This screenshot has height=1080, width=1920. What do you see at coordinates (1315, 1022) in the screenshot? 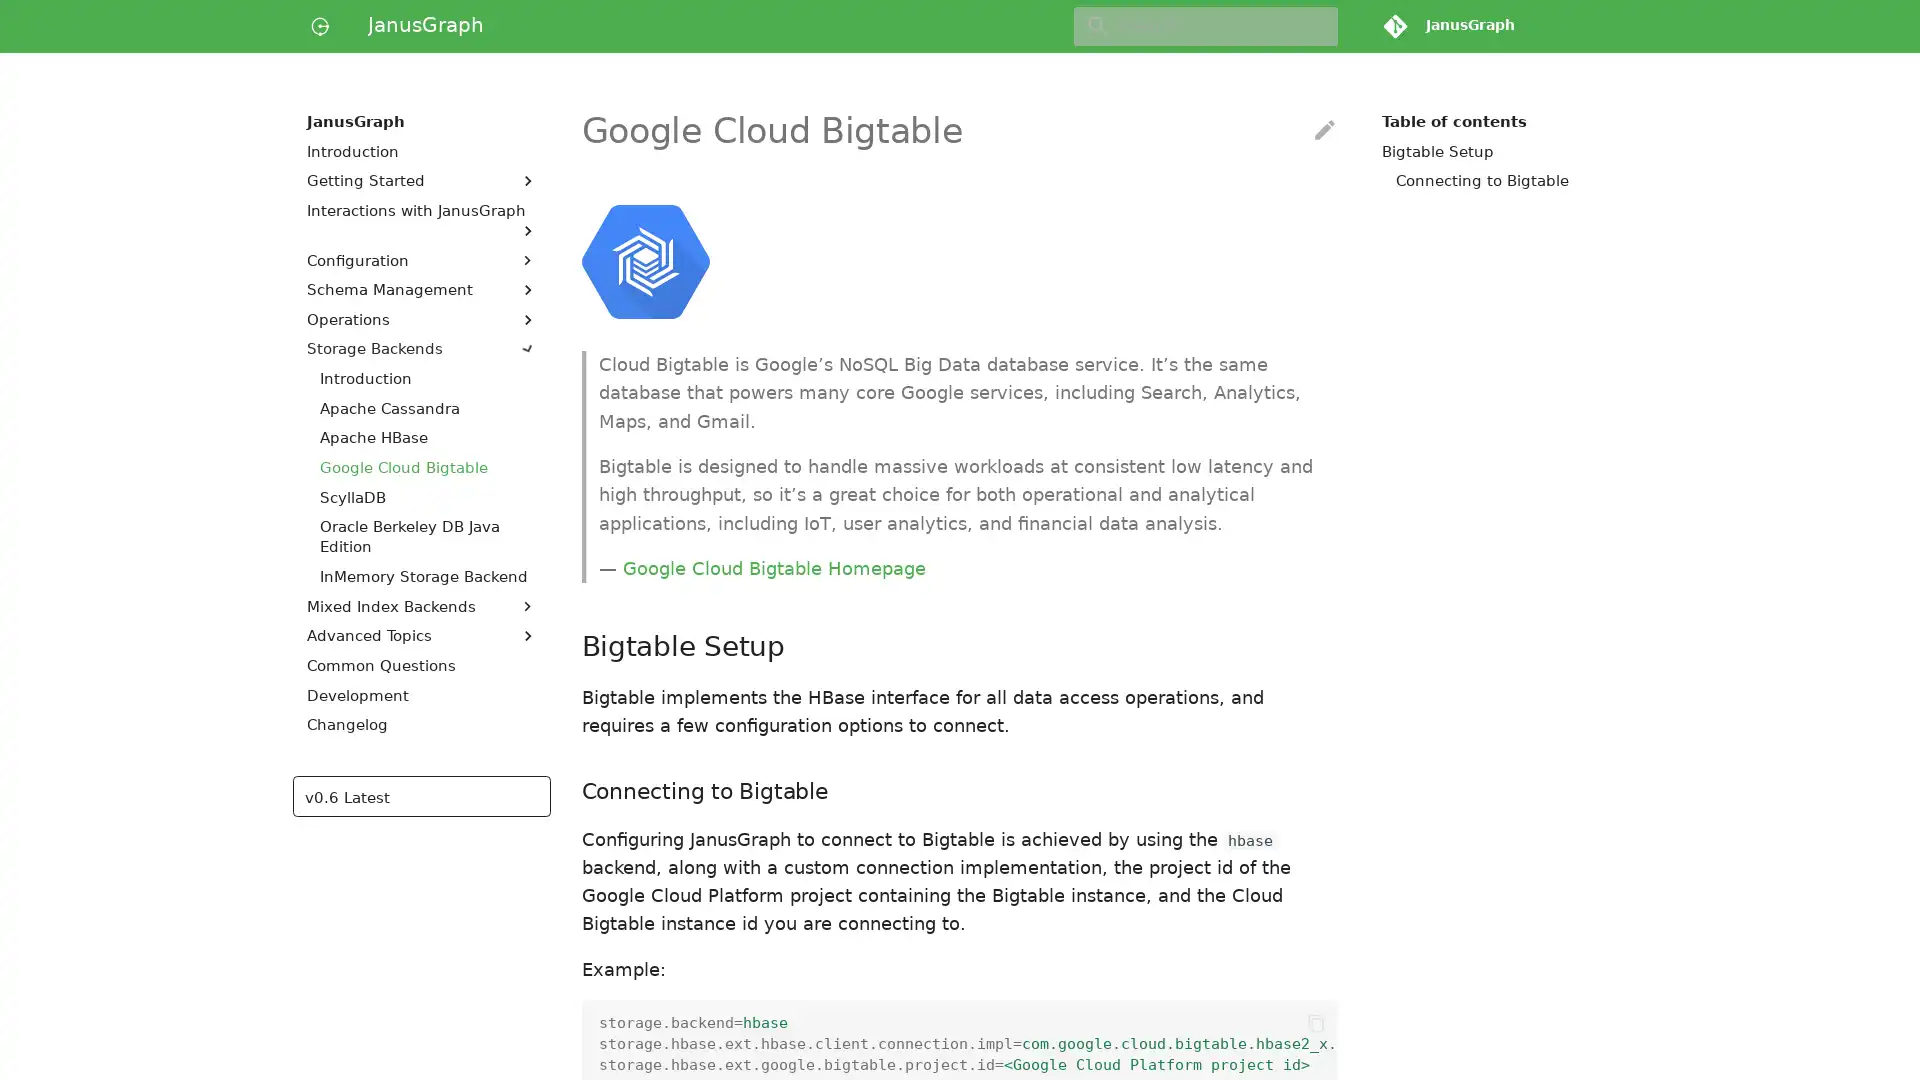
I see `Copy to clipboard` at bounding box center [1315, 1022].